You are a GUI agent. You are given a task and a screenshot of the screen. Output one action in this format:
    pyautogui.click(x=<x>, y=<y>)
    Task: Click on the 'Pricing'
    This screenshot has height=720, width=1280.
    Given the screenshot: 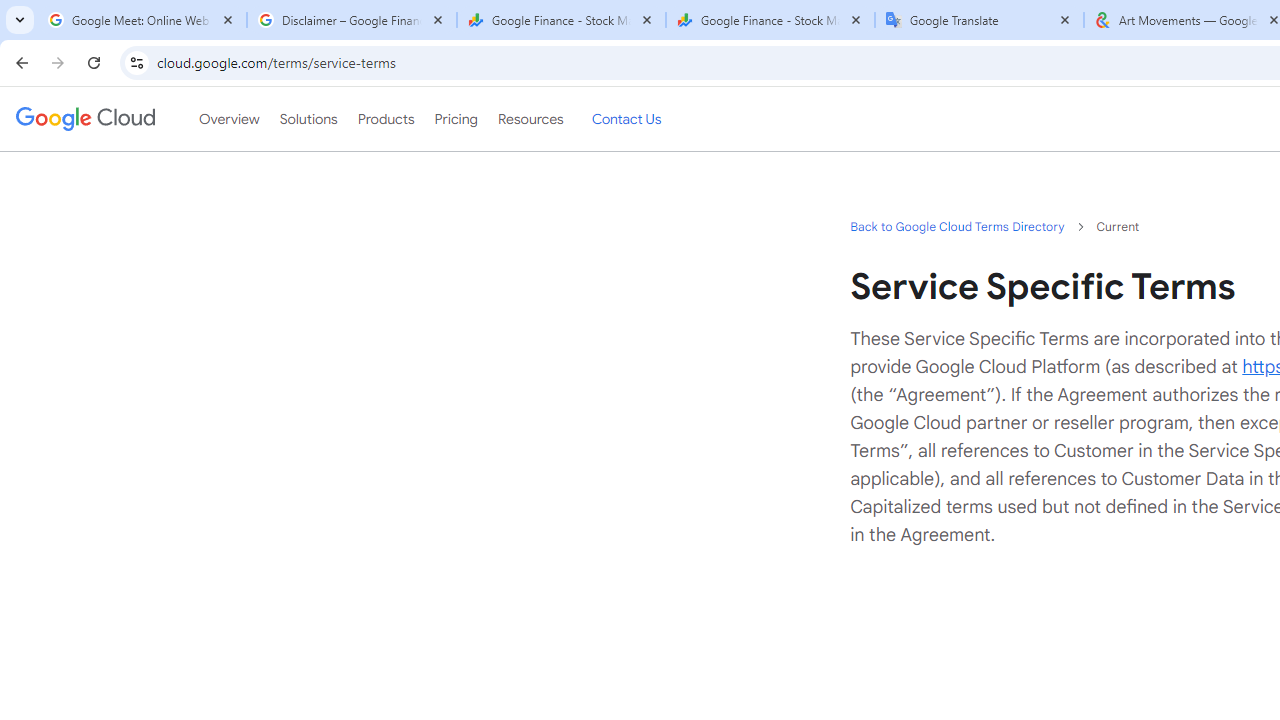 What is the action you would take?
    pyautogui.click(x=454, y=119)
    